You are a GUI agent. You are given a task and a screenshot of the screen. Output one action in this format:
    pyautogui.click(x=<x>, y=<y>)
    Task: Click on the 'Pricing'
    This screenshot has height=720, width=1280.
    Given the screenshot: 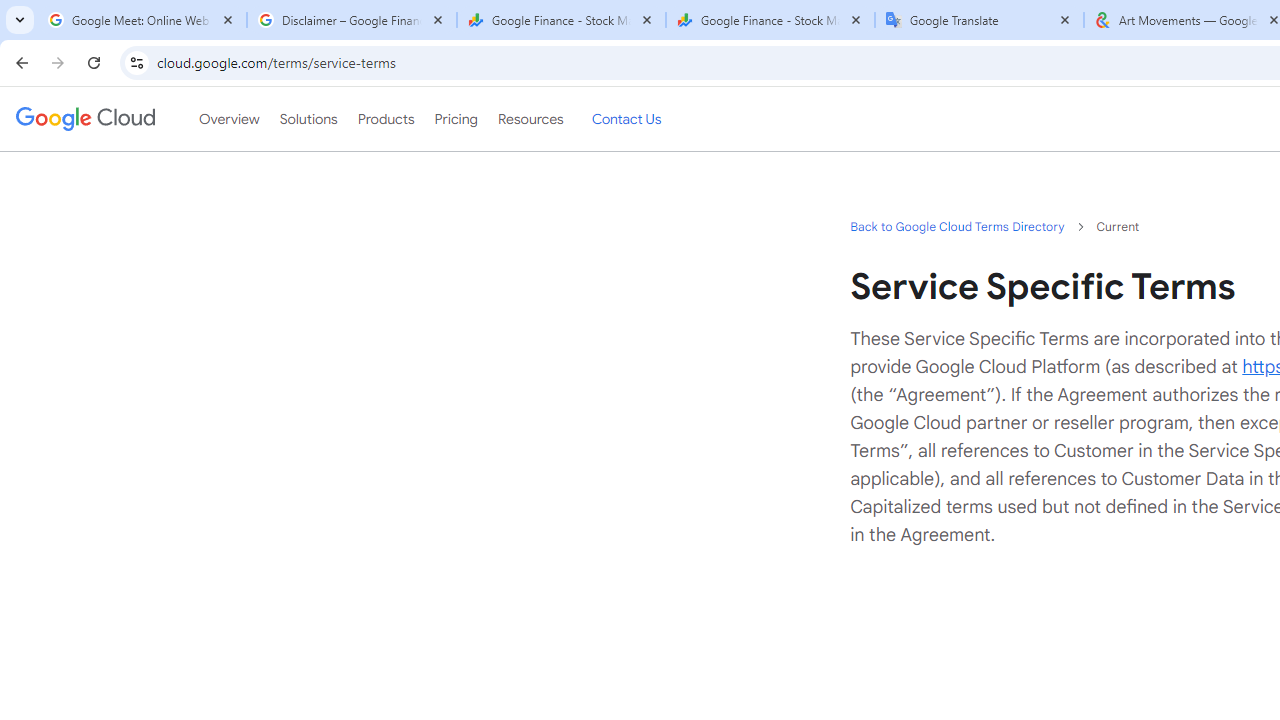 What is the action you would take?
    pyautogui.click(x=454, y=119)
    